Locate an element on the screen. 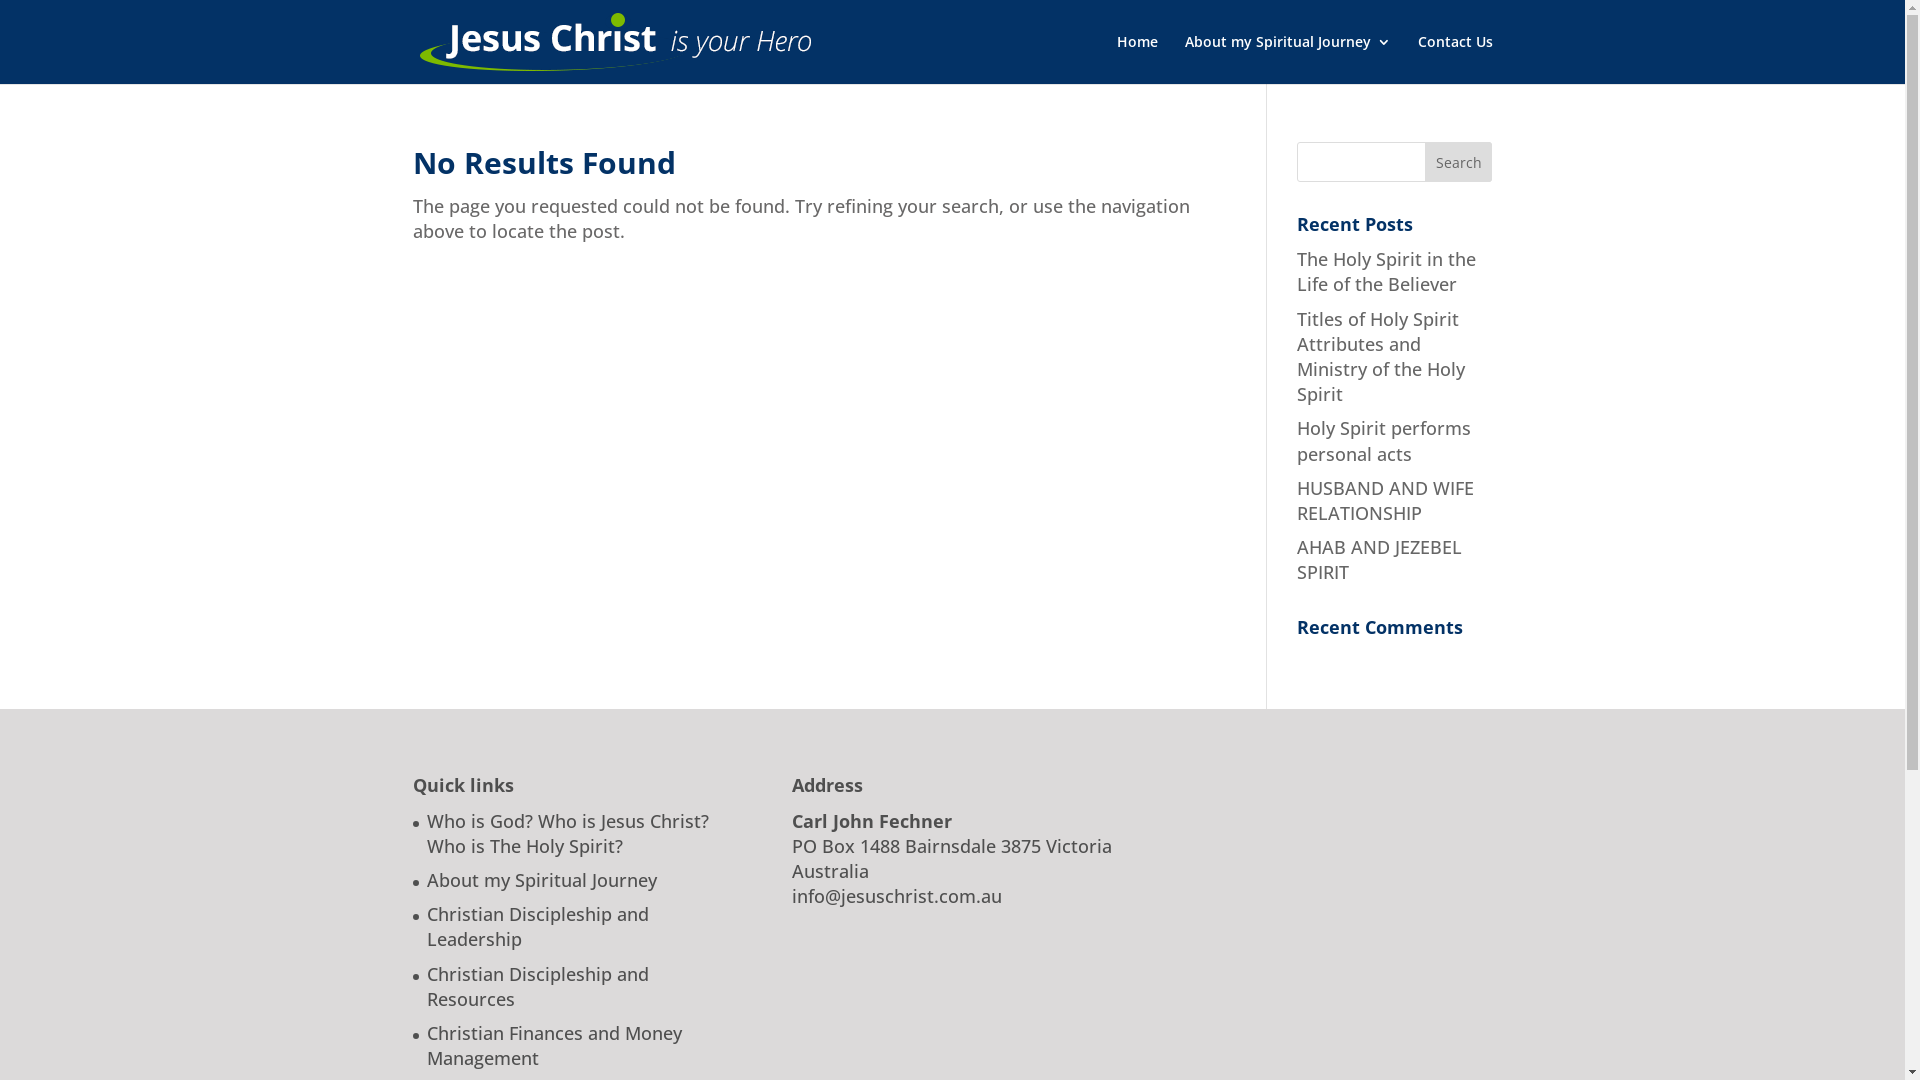  'Who is God? Who is Jesus Christ? Who is The Holy Spirit?' is located at coordinates (425, 833).